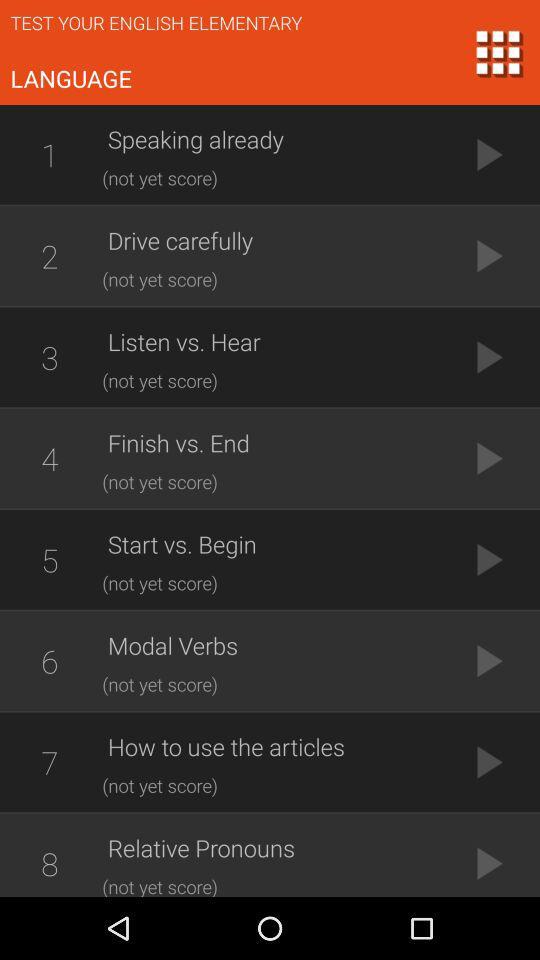  I want to click on item to the left of  speaking already app, so click(49, 153).